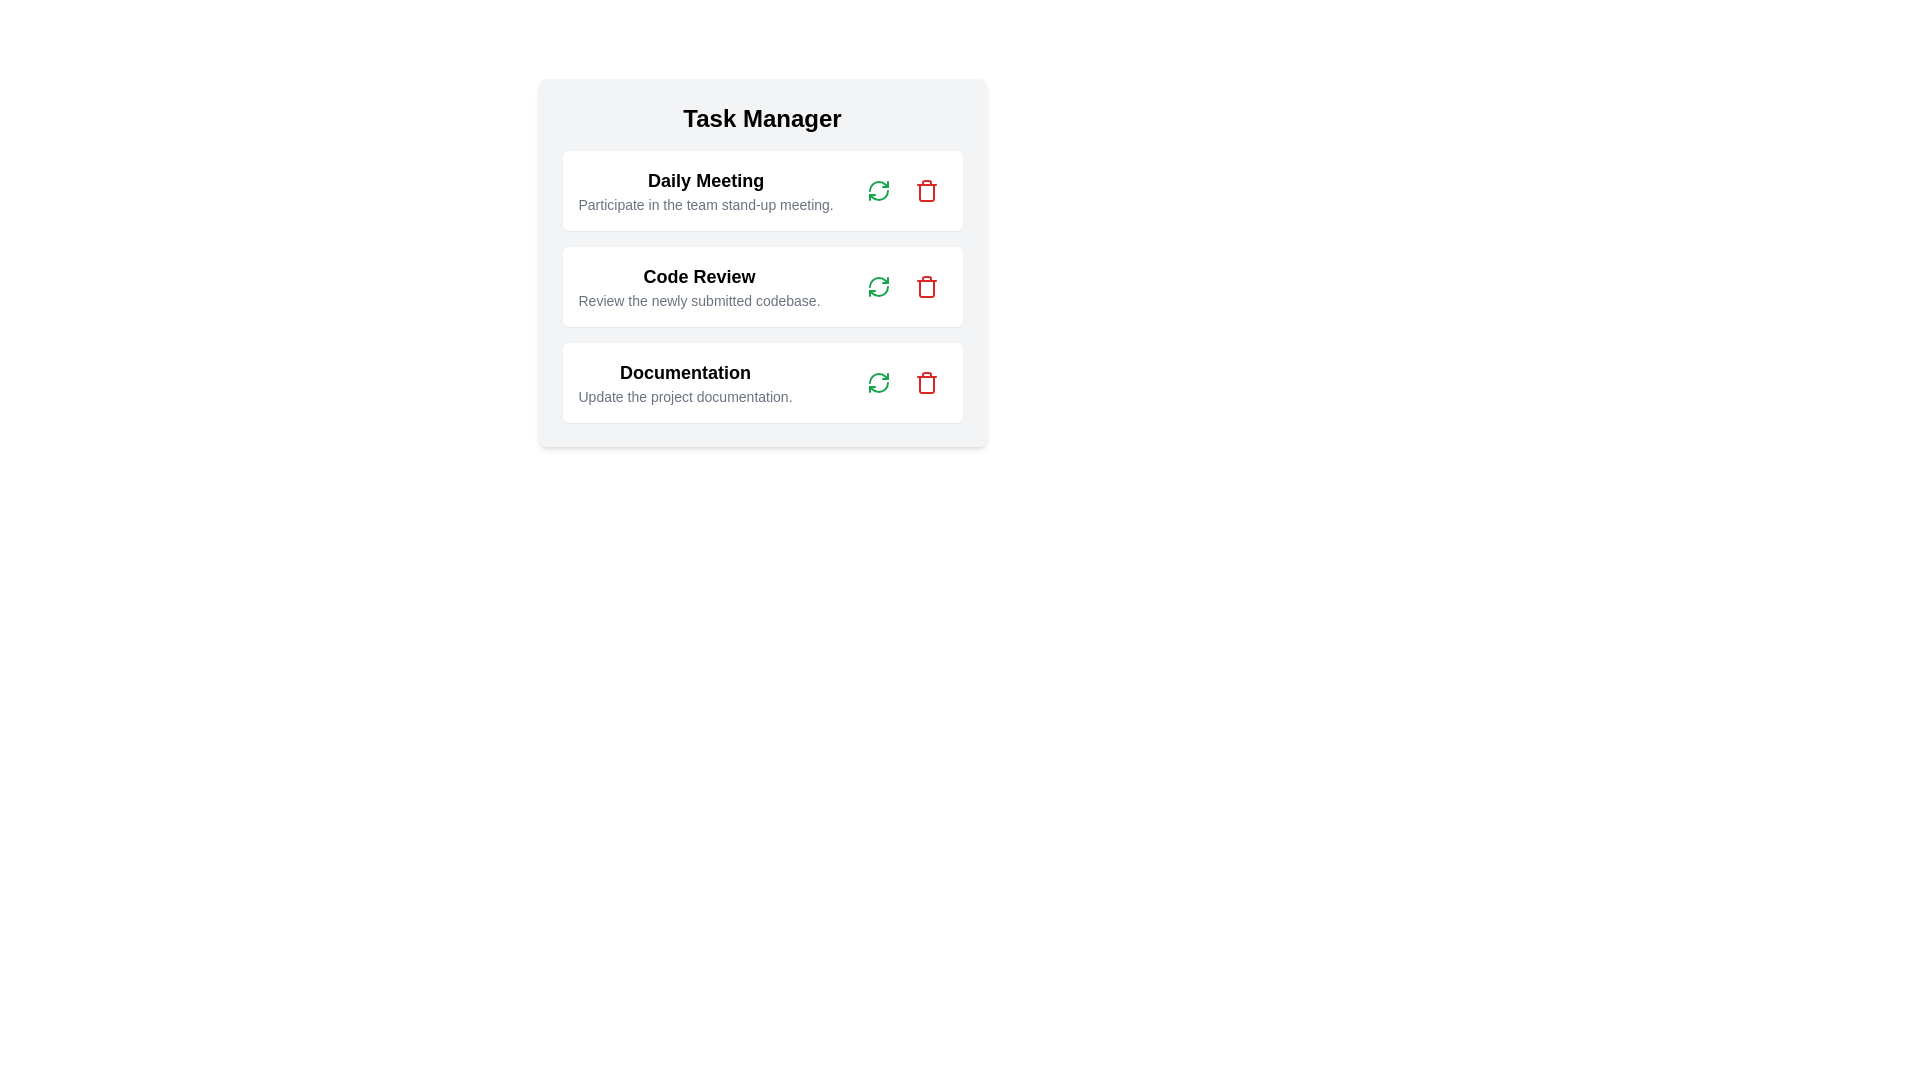  Describe the element at coordinates (706, 204) in the screenshot. I see `the text label that says 'Participate in the team stand-up meeting.' which is styled in a smaller gray font and located below the 'Daily Meeting' title in the first task card` at that location.